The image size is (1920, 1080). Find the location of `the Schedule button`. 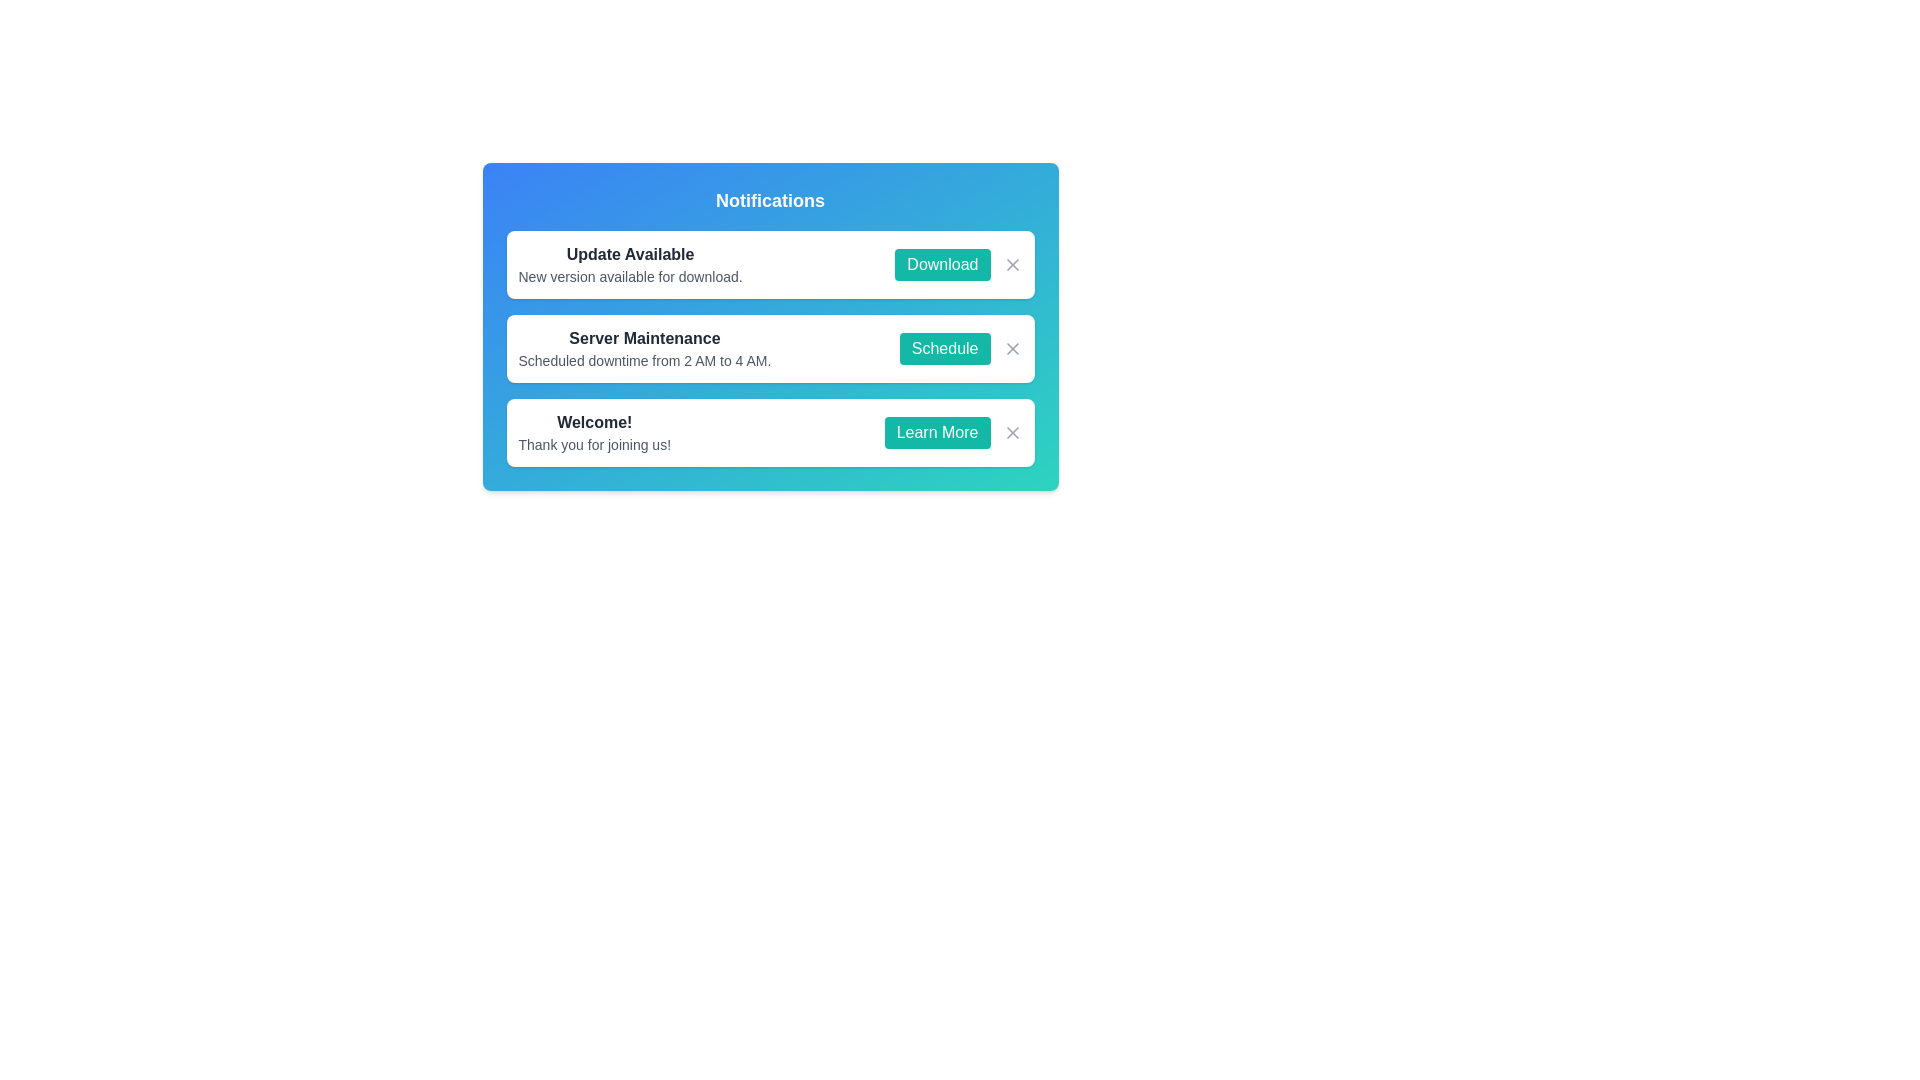

the Schedule button is located at coordinates (944, 347).